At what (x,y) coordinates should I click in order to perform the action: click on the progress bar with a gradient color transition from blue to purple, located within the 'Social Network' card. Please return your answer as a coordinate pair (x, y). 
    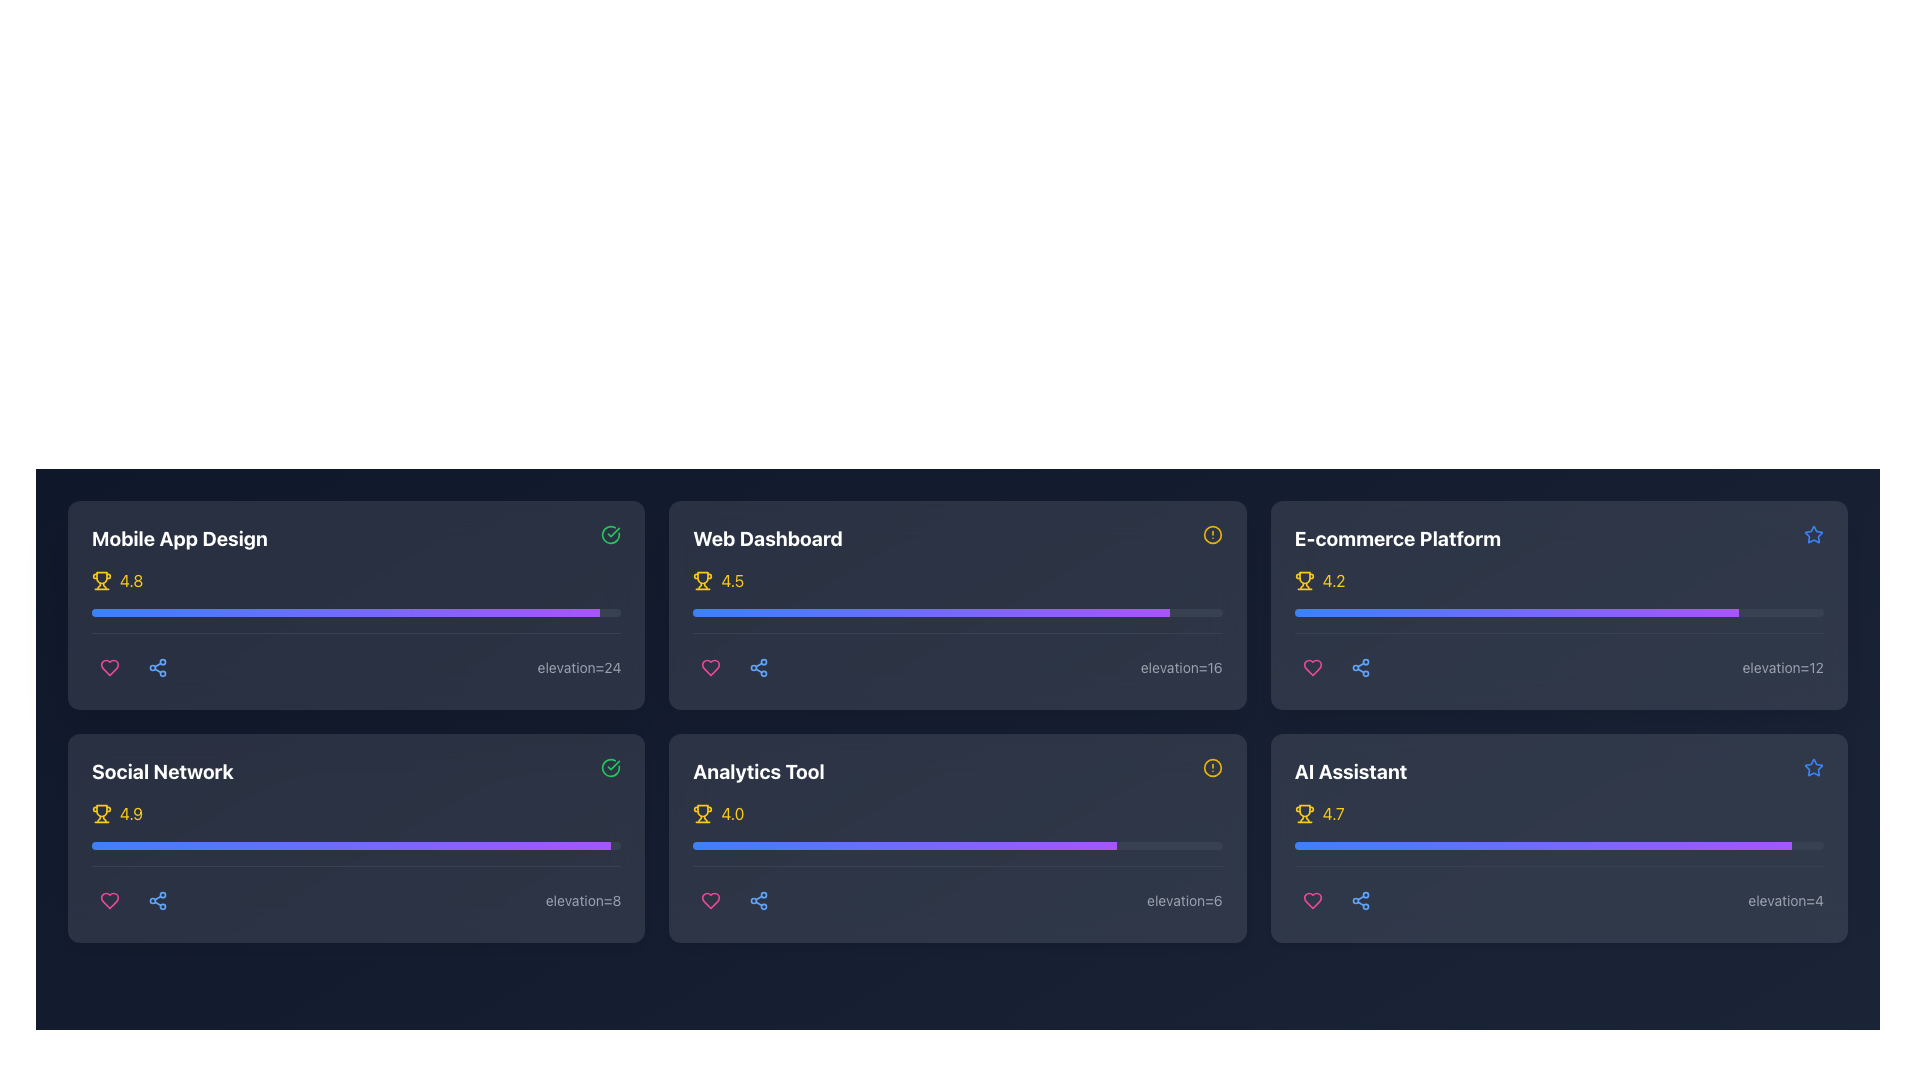
    Looking at the image, I should click on (351, 845).